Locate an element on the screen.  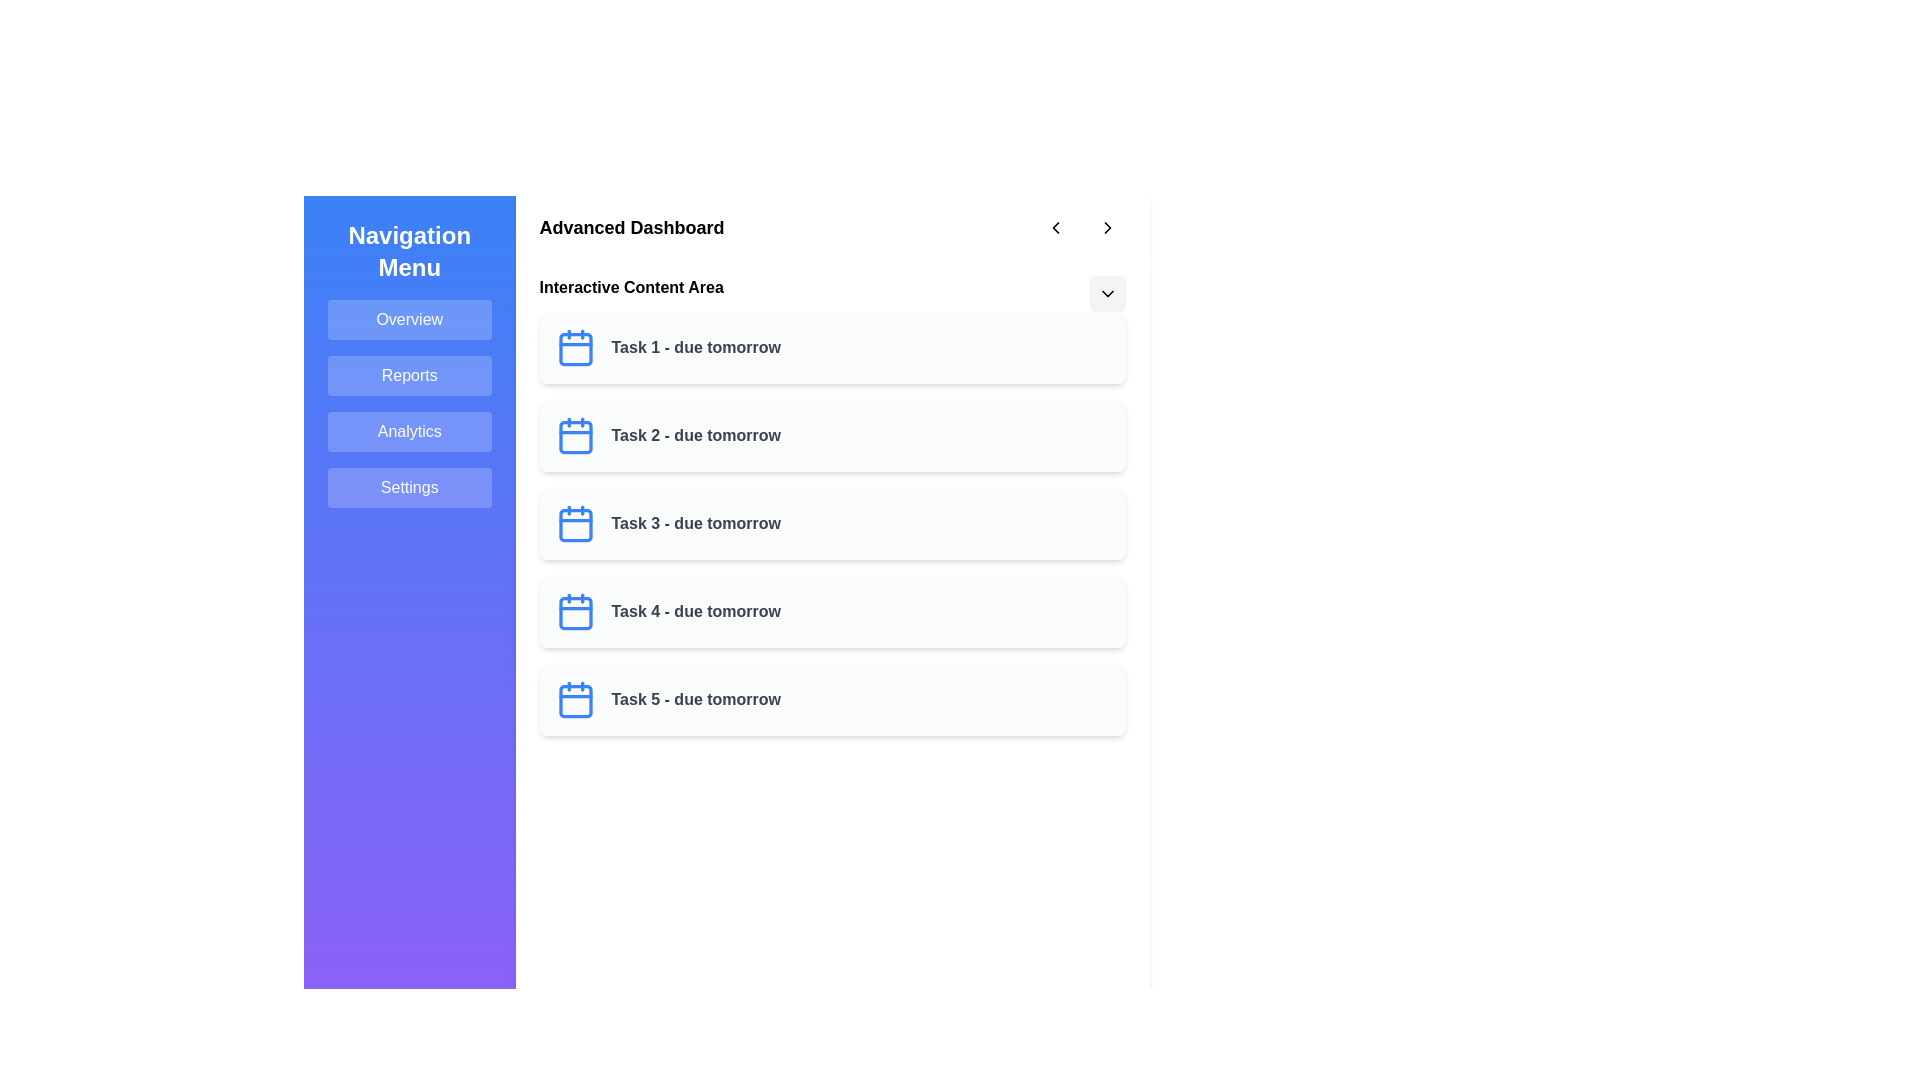
the text display element that shows task descriptions and due dates, positioned between 'Task 2 - due tomorrow' and 'Task 4 - due tomorrow' is located at coordinates (696, 523).